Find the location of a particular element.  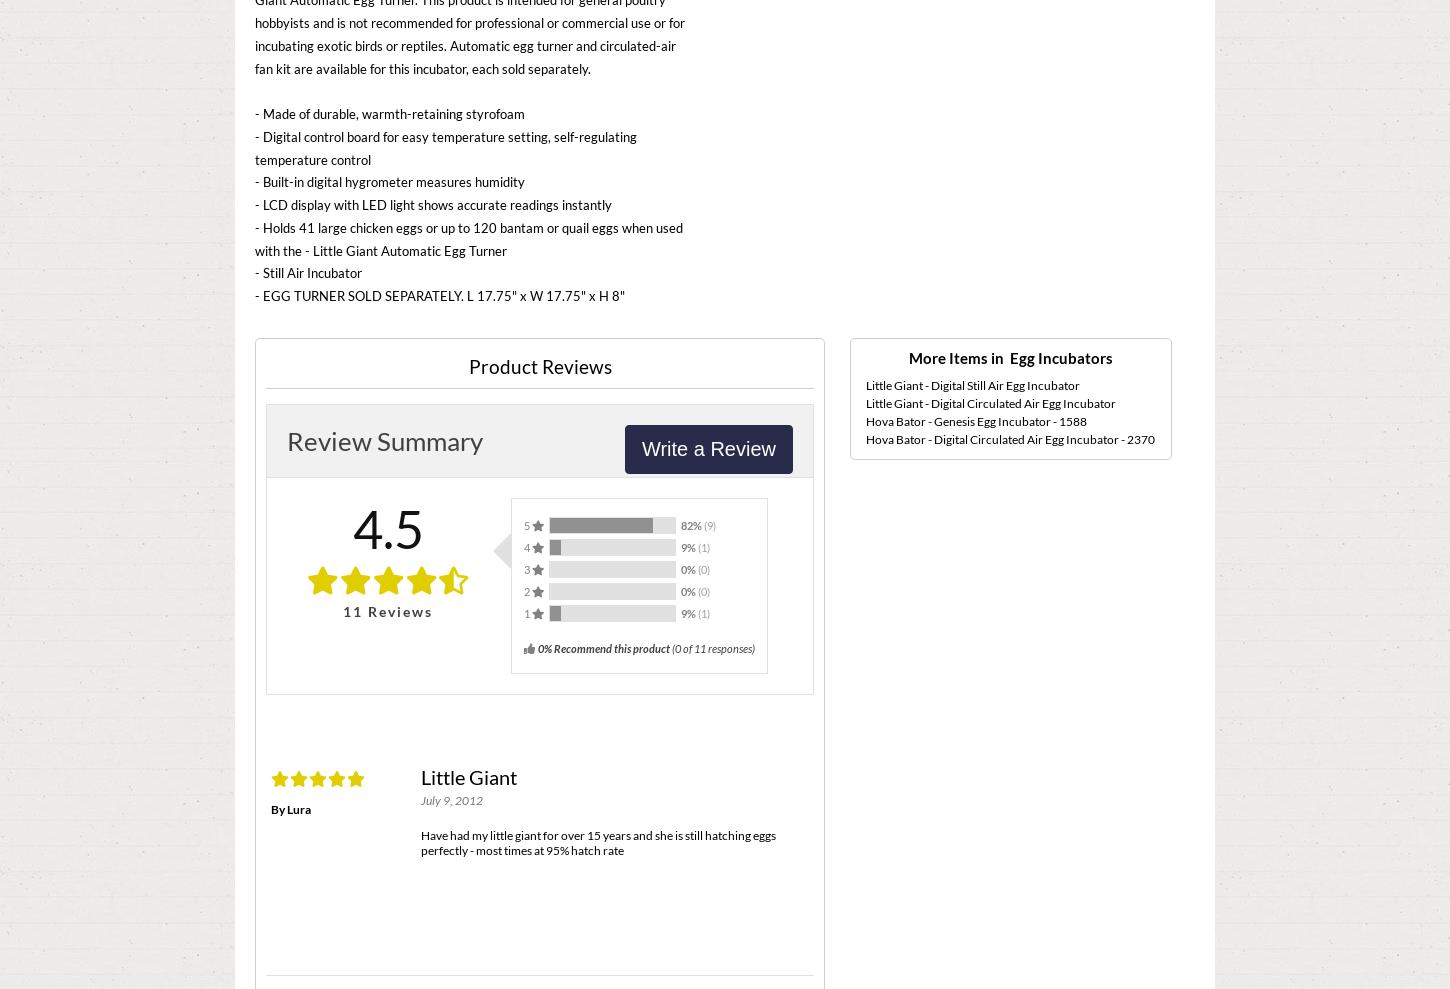

'(' is located at coordinates (671, 648).